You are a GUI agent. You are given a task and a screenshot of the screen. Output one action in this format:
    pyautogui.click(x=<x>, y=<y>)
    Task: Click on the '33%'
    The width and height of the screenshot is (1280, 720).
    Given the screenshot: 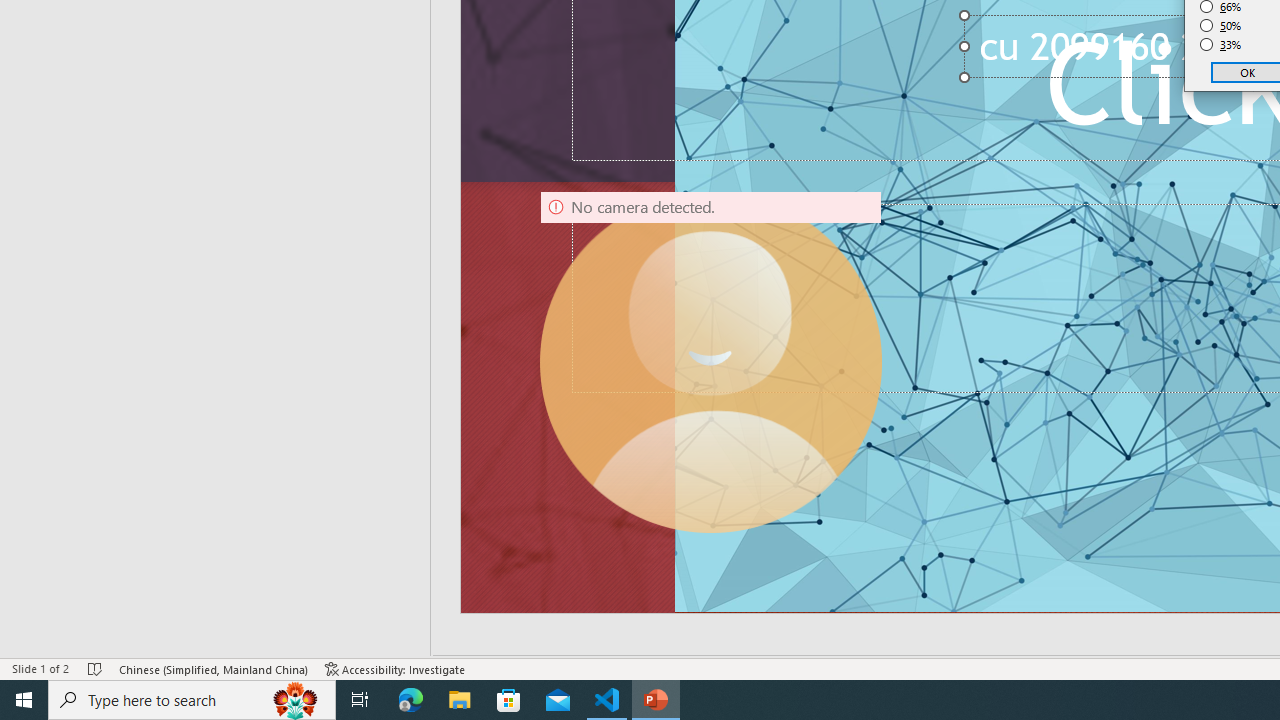 What is the action you would take?
    pyautogui.click(x=1220, y=45)
    